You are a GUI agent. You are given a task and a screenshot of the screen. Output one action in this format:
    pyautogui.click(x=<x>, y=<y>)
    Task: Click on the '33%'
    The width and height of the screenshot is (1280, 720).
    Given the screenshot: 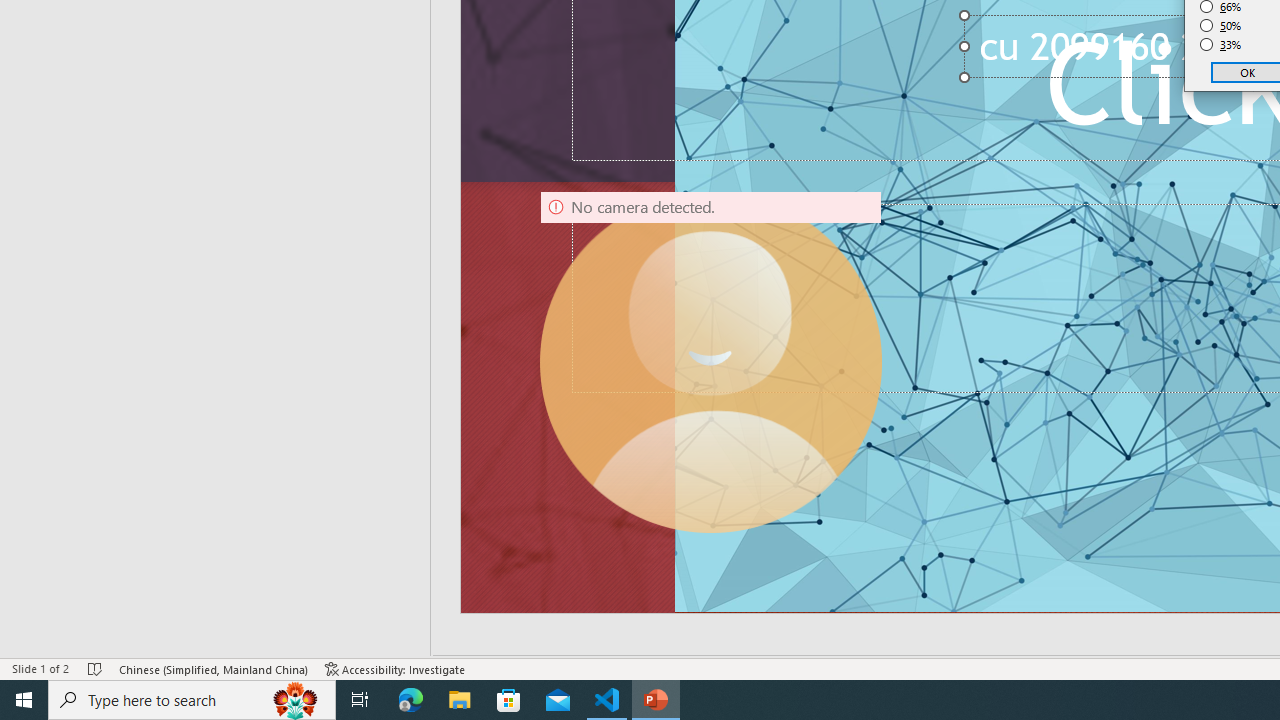 What is the action you would take?
    pyautogui.click(x=1220, y=45)
    